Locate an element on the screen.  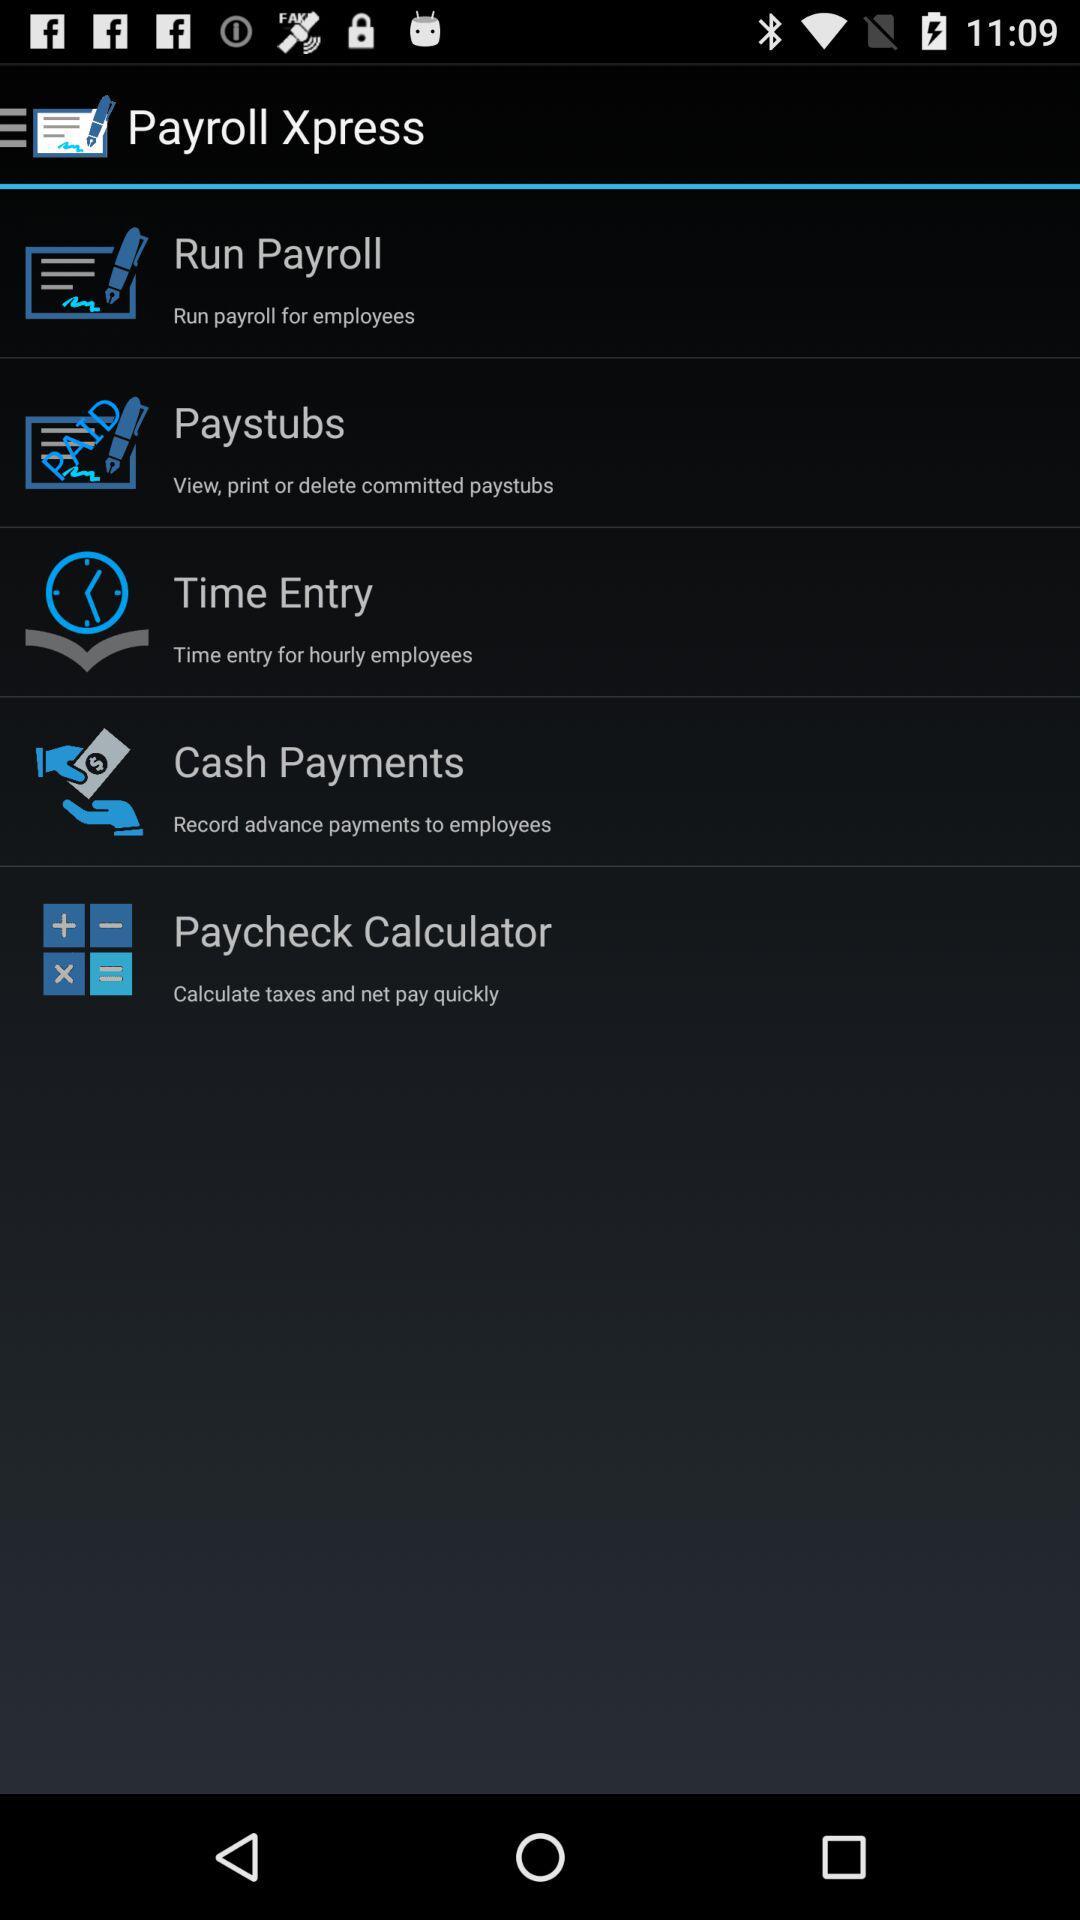
app below paystubs is located at coordinates (363, 484).